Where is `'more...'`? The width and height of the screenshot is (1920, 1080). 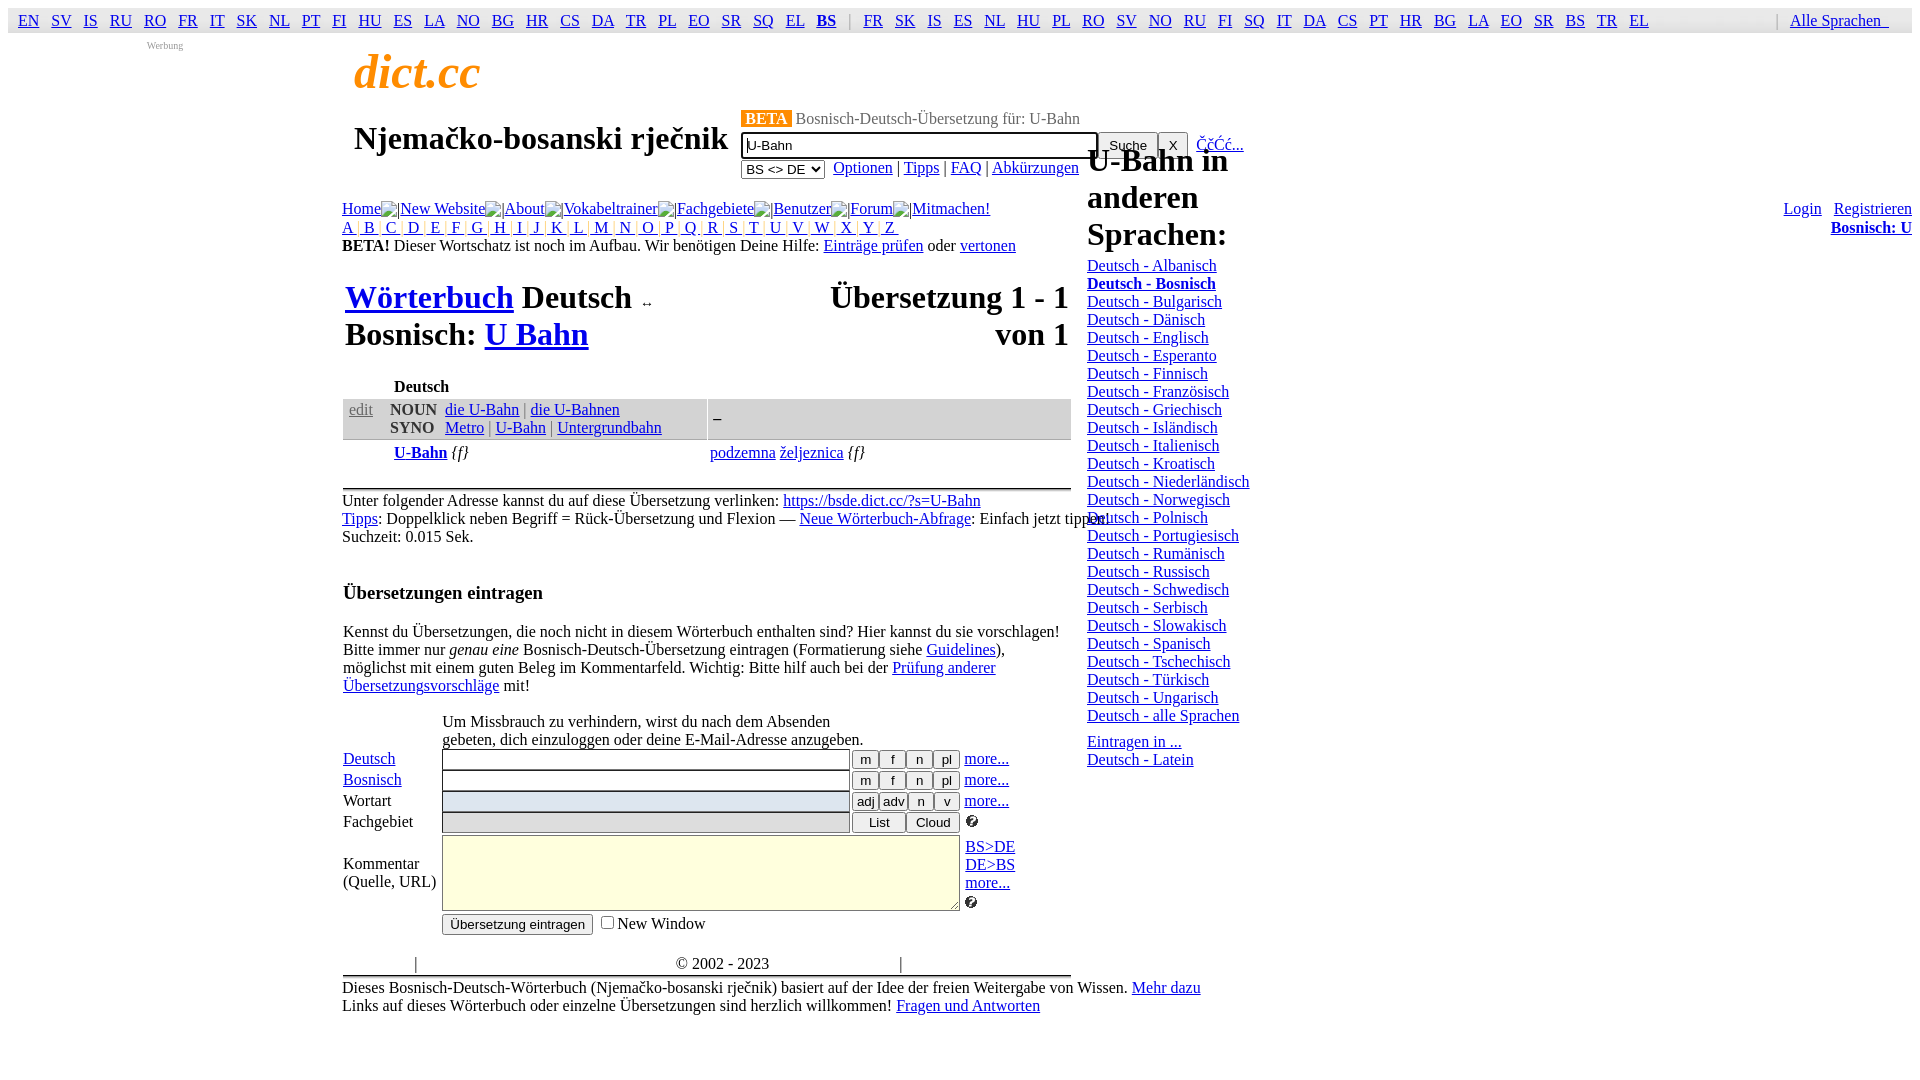 'more...' is located at coordinates (986, 758).